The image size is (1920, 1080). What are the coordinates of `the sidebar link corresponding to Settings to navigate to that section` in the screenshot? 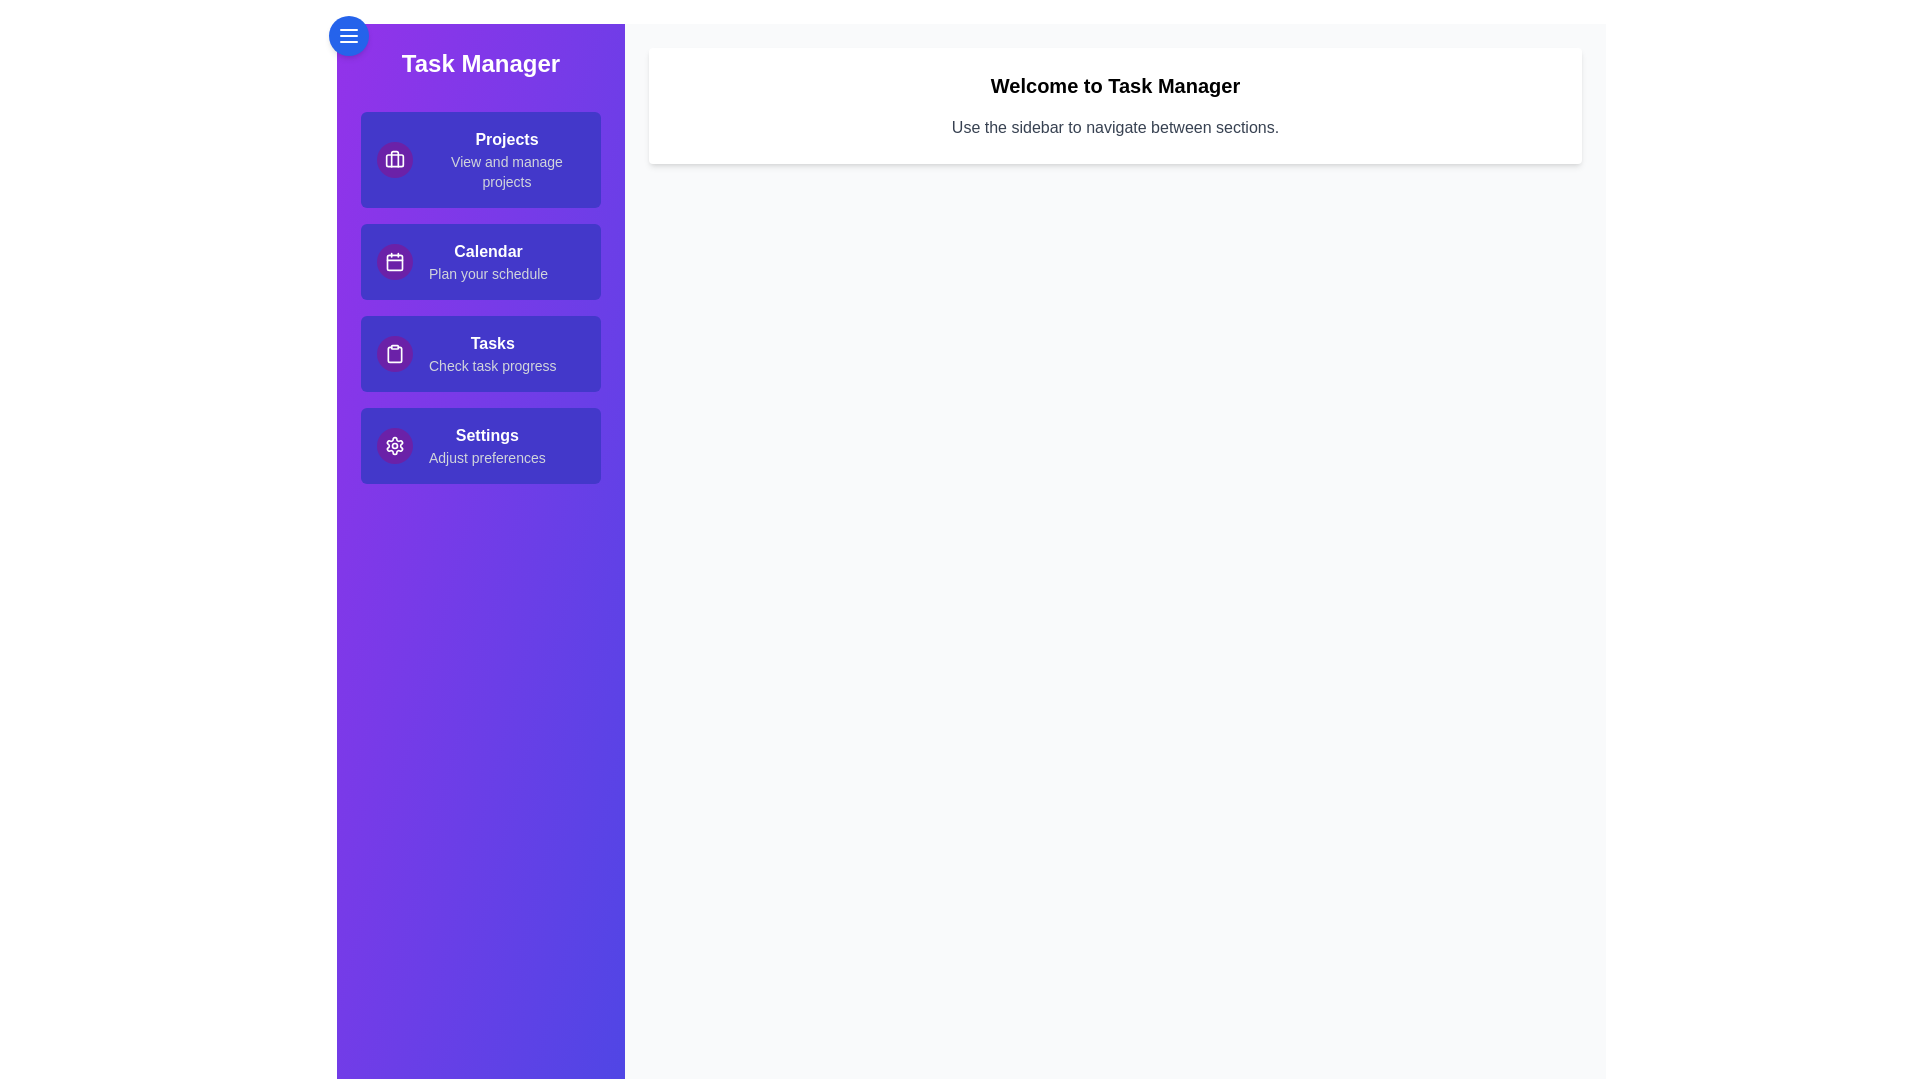 It's located at (480, 445).